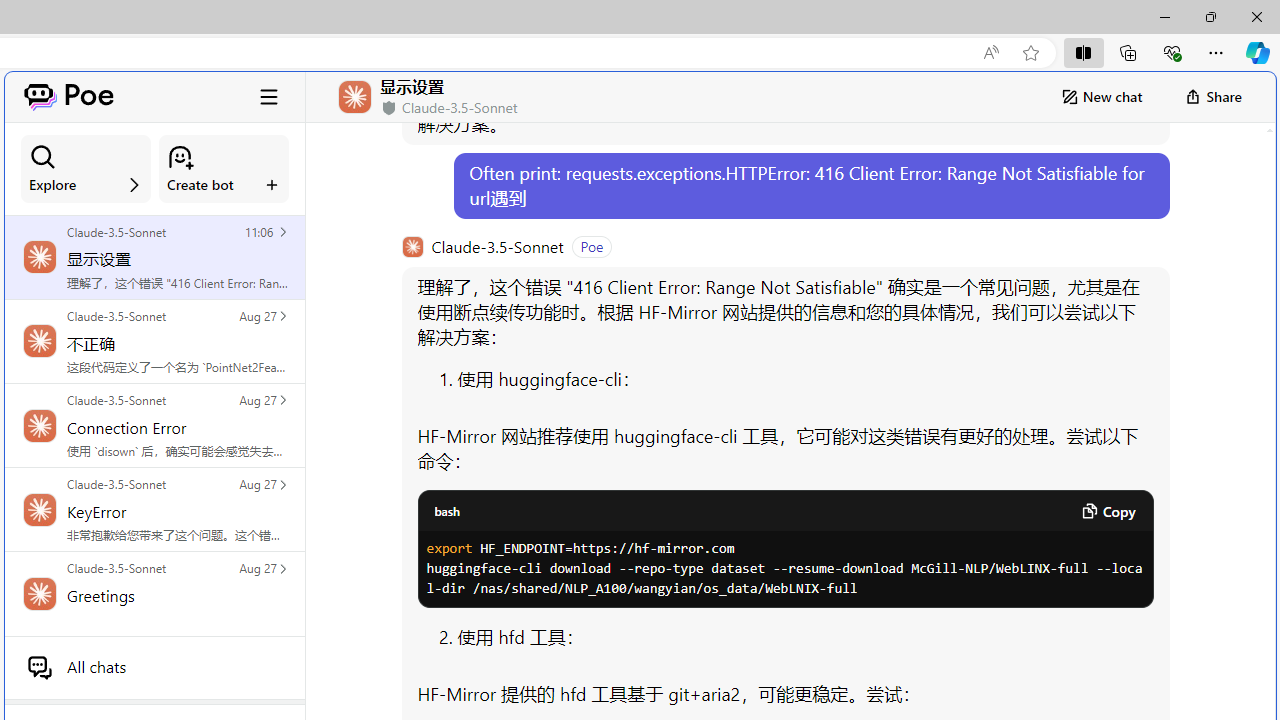  I want to click on 'Class: ManageBotsCardSection_createBotIcon__9JUYg', so click(180, 156).